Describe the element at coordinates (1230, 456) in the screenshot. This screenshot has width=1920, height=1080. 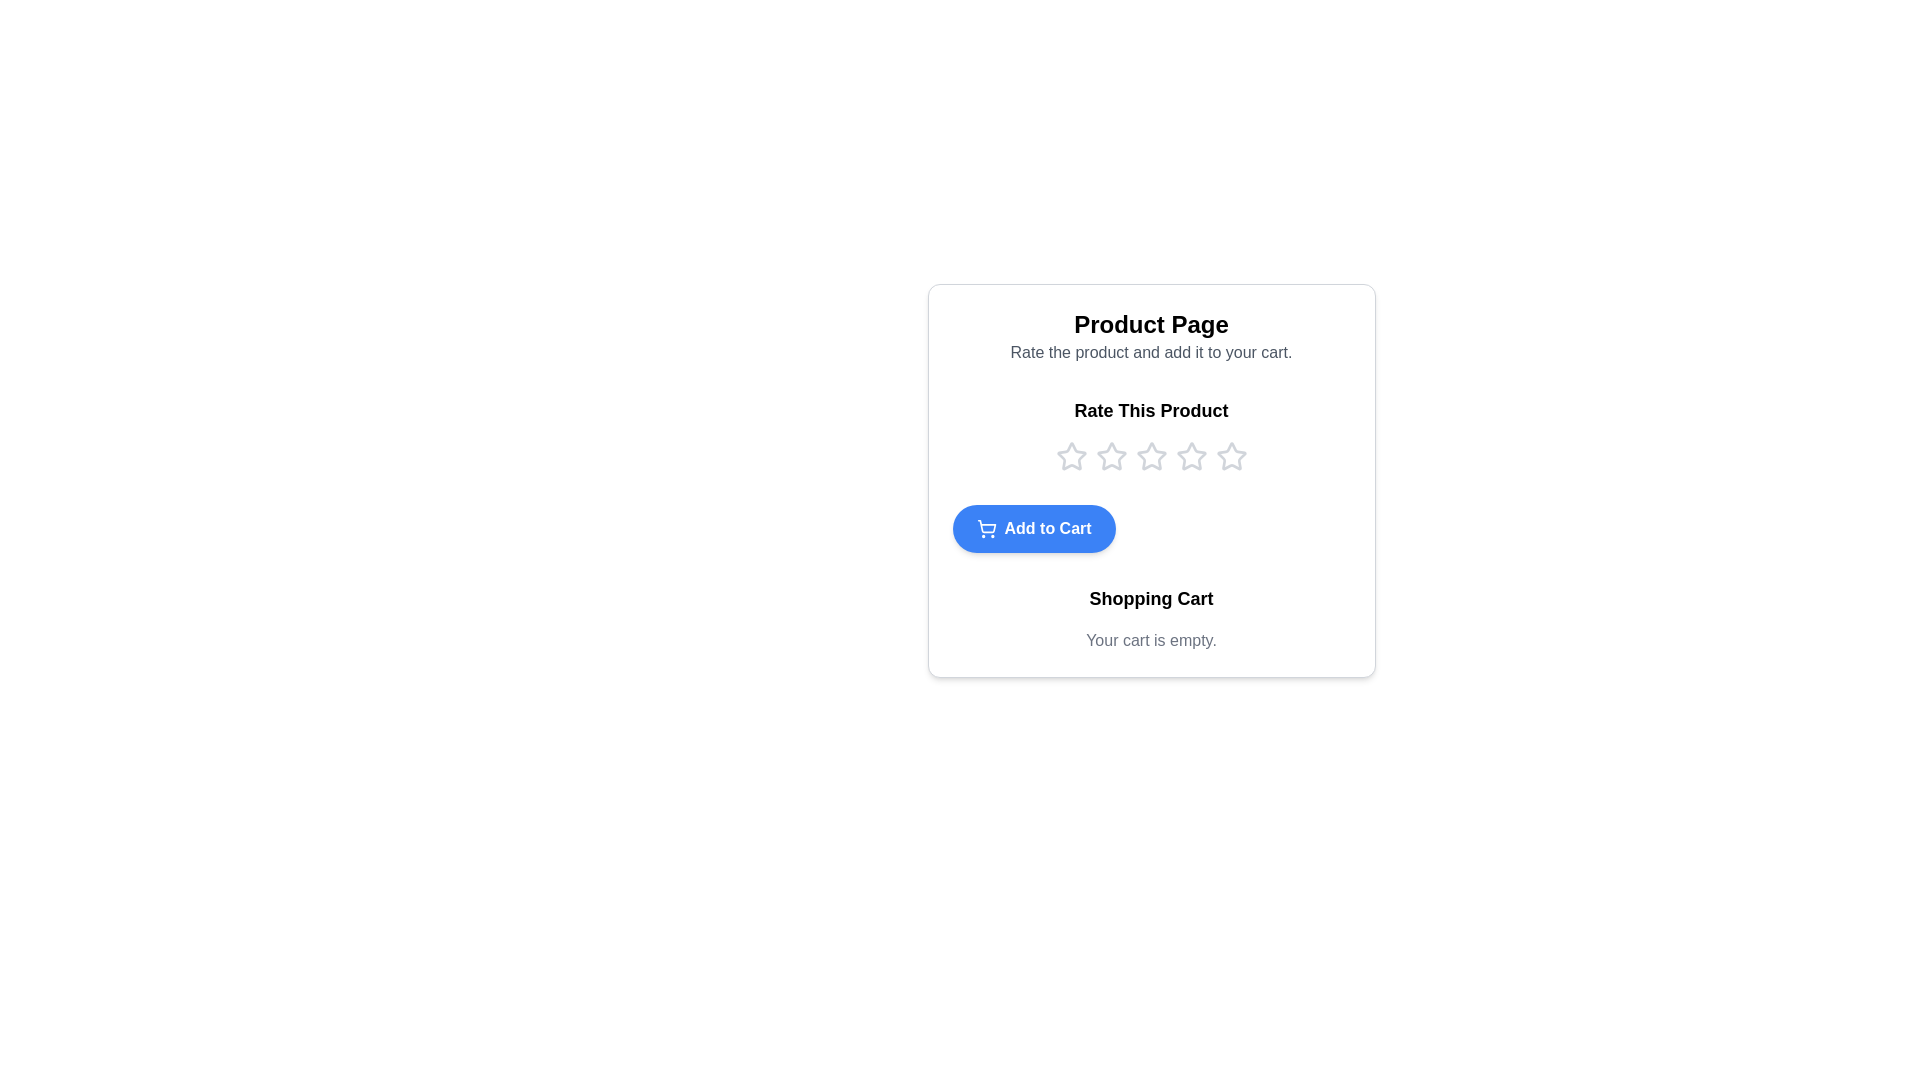
I see `the fifth star icon in the rating component` at that location.